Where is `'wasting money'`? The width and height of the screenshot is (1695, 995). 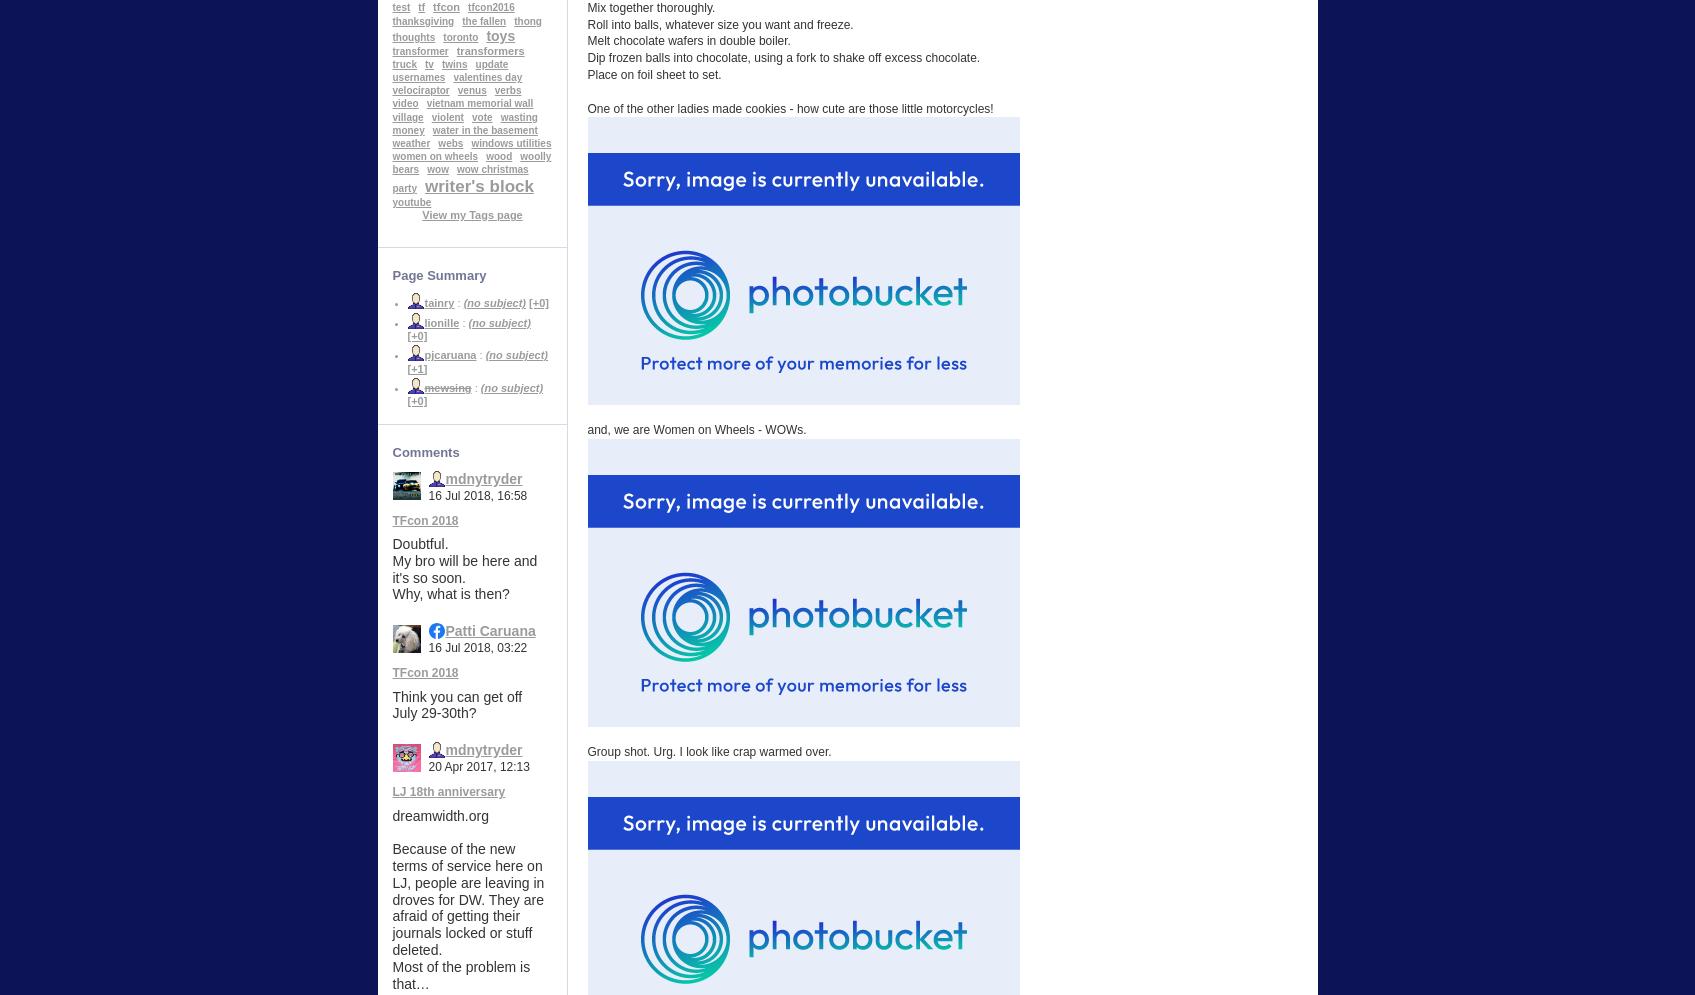
'wasting money' is located at coordinates (463, 121).